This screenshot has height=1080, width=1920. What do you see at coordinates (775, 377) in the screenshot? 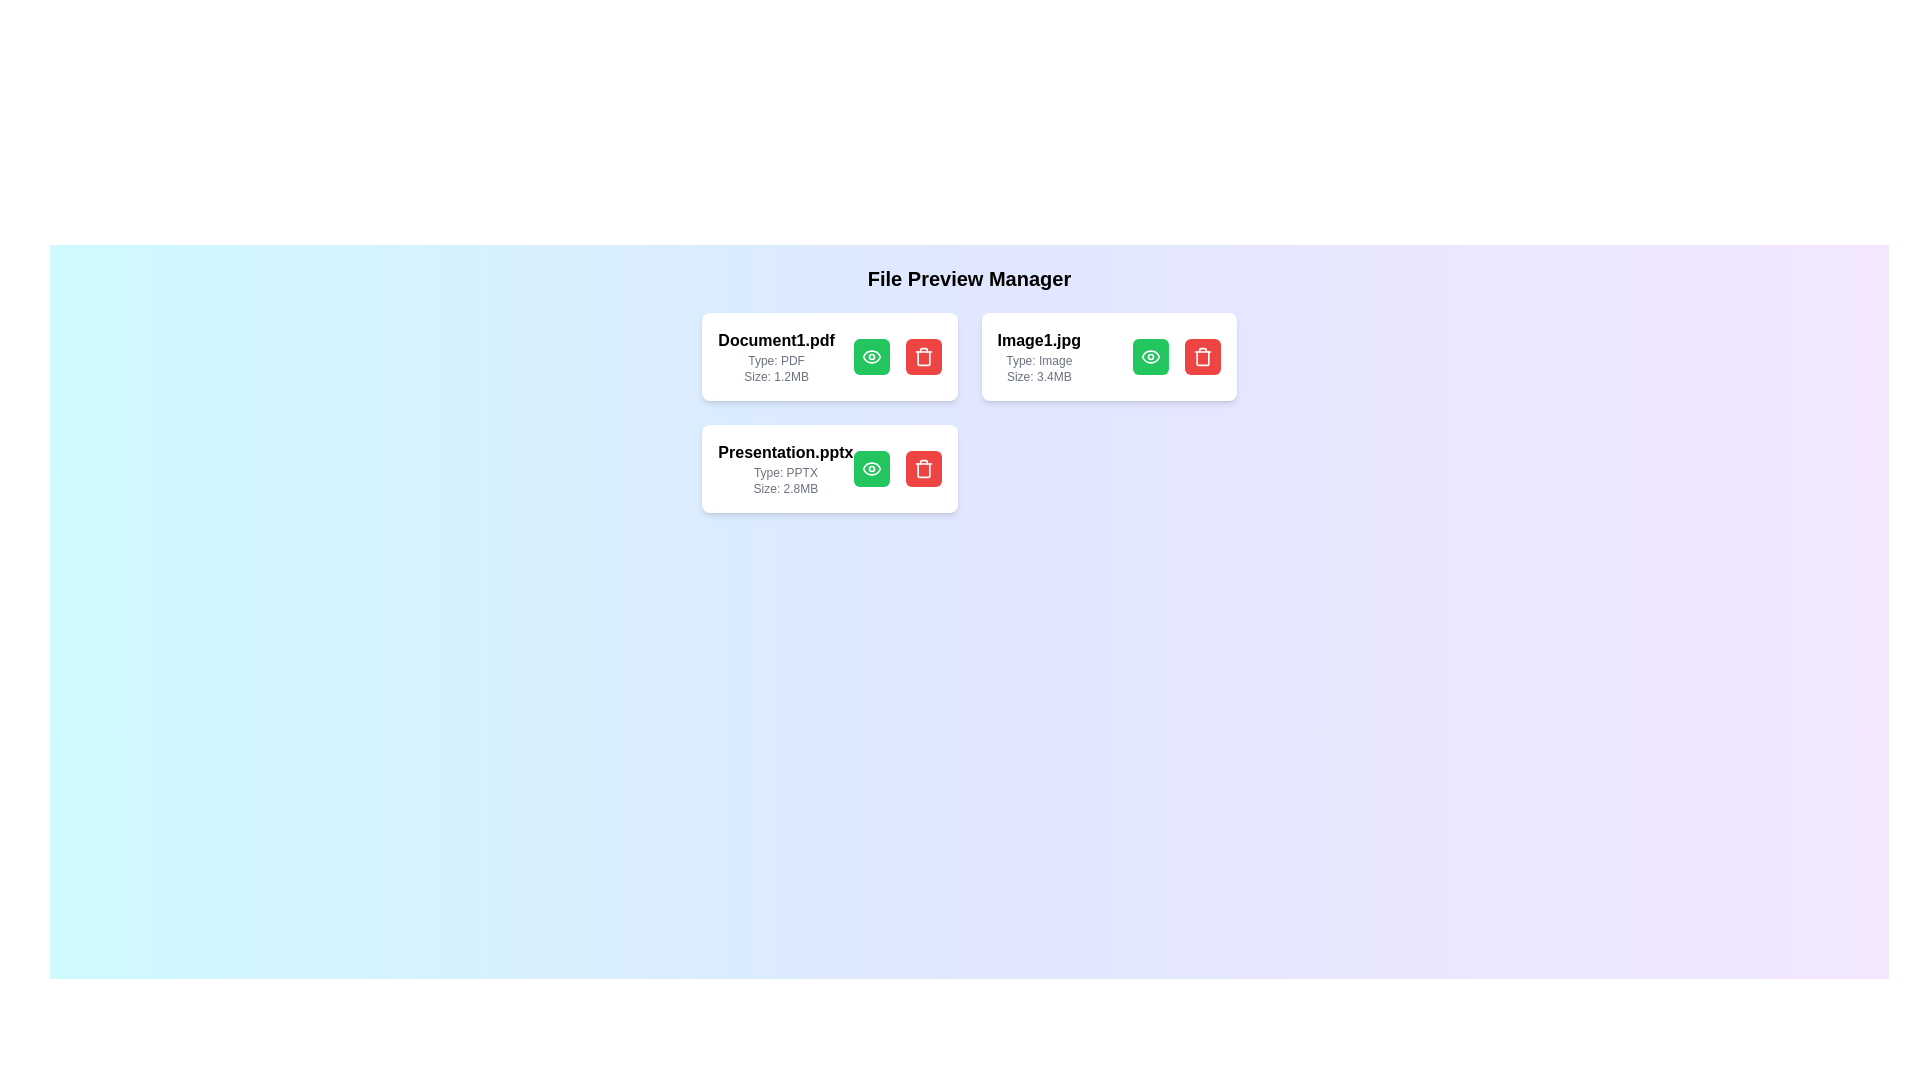
I see `static text label that displays 'Size: 1.2MB', located within the file preview card for 'Document1.pdf'` at bounding box center [775, 377].